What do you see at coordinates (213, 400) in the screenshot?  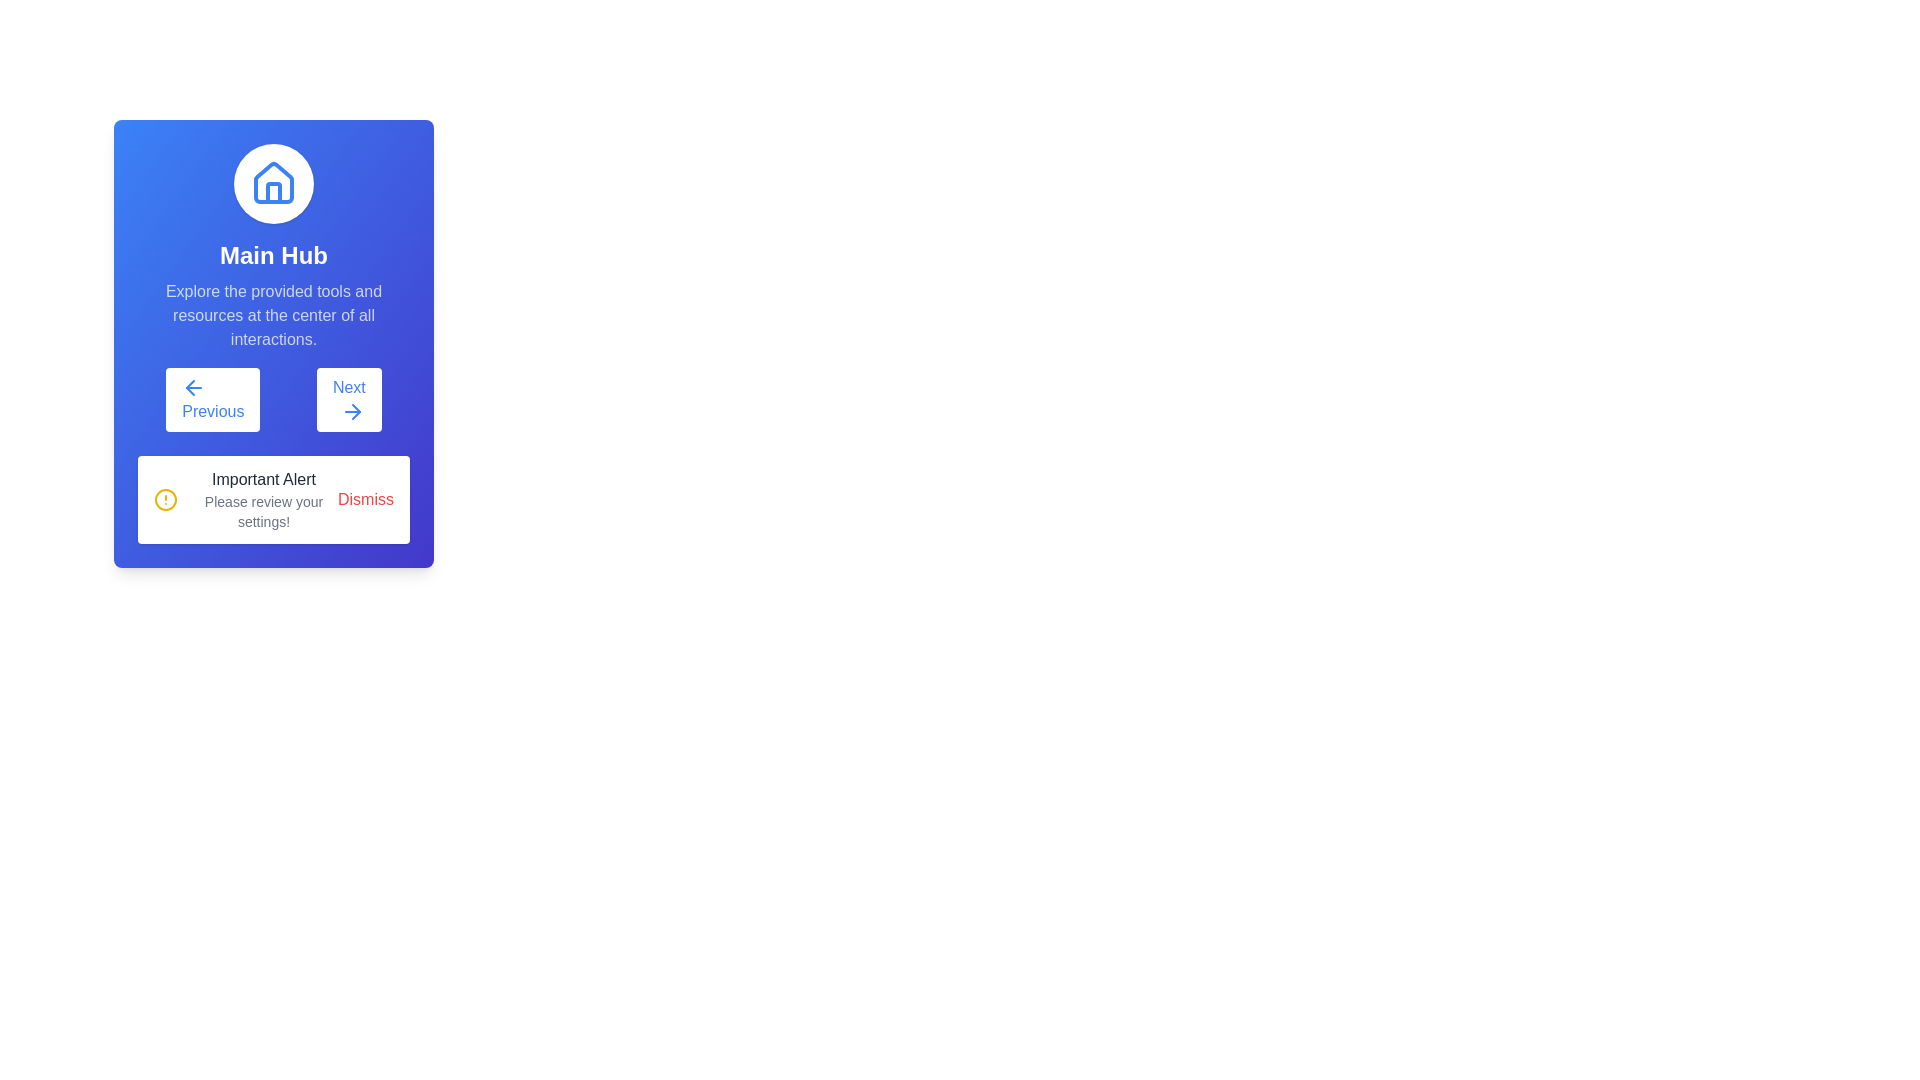 I see `the navigation button that is positioned to the left of the 'Next' button in the vertically oriented card layout` at bounding box center [213, 400].